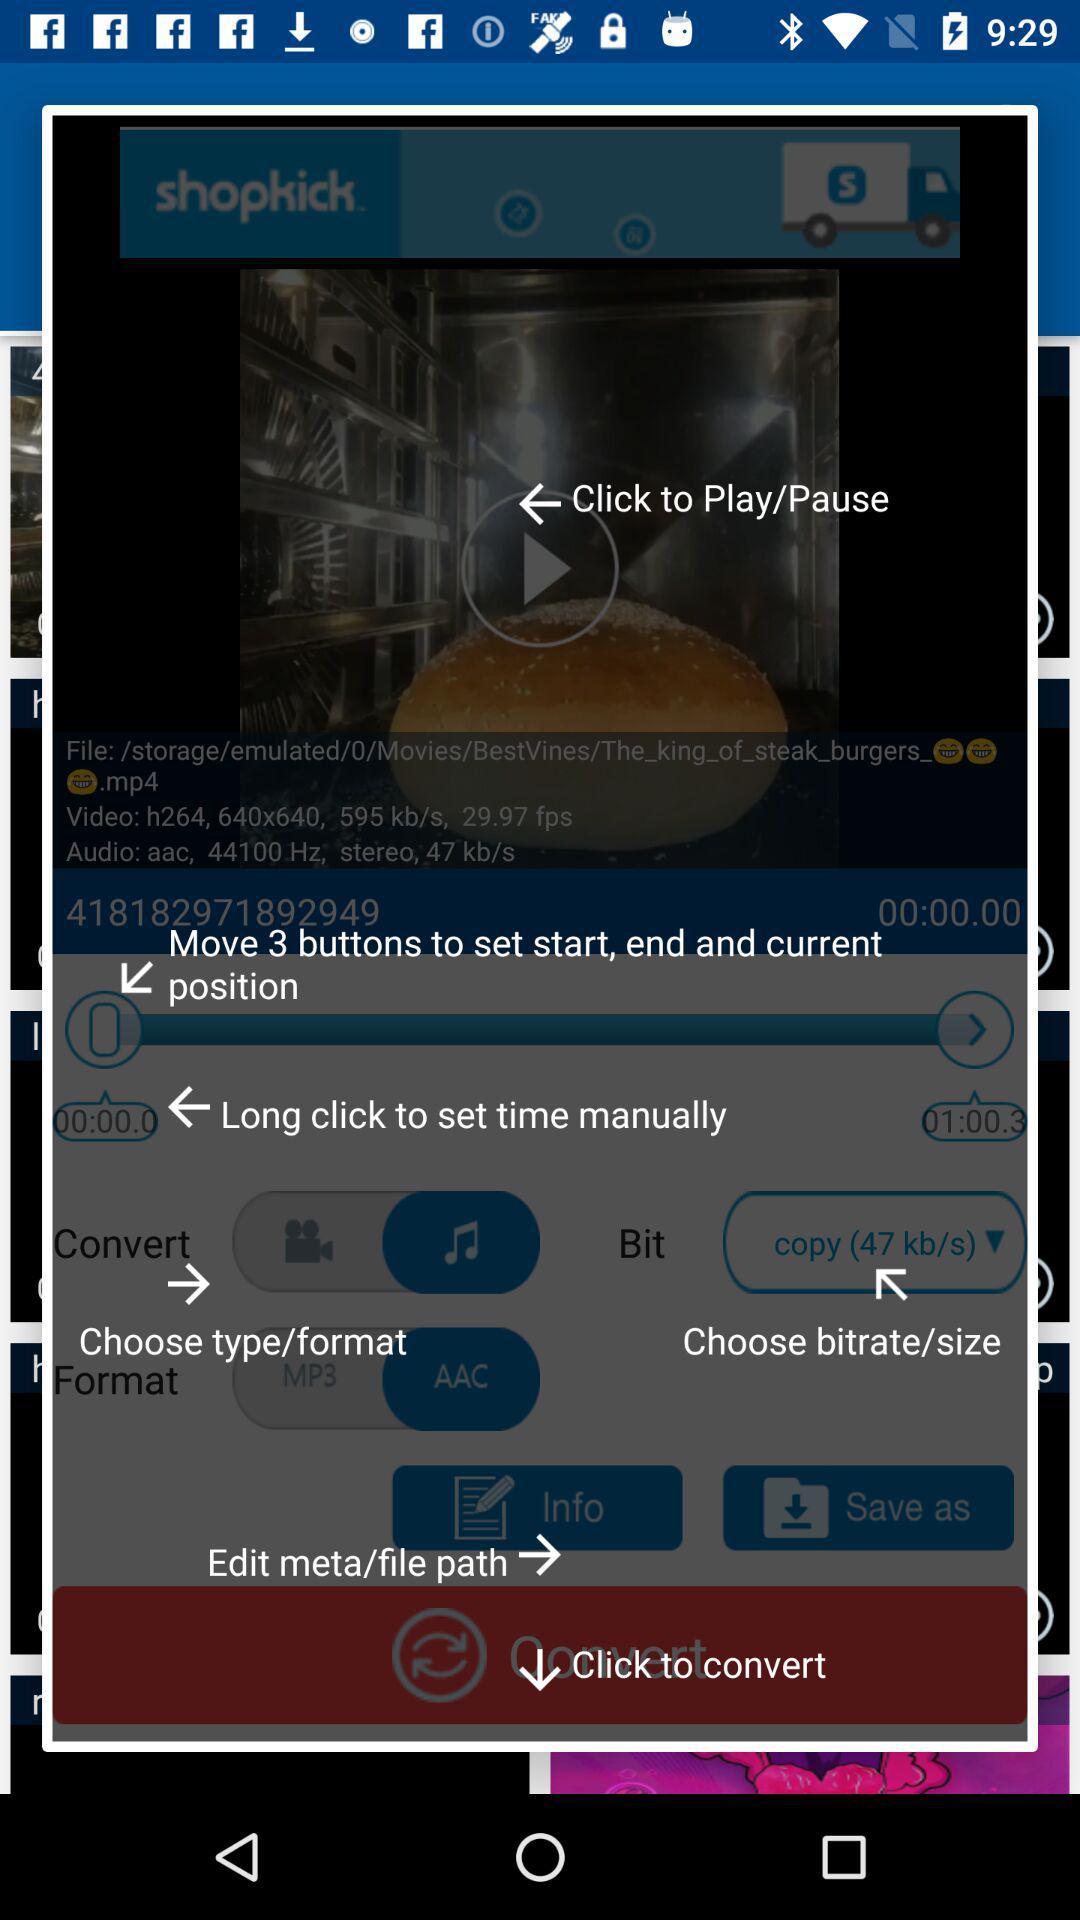  Describe the element at coordinates (540, 192) in the screenshot. I see `shopkick icon` at that location.